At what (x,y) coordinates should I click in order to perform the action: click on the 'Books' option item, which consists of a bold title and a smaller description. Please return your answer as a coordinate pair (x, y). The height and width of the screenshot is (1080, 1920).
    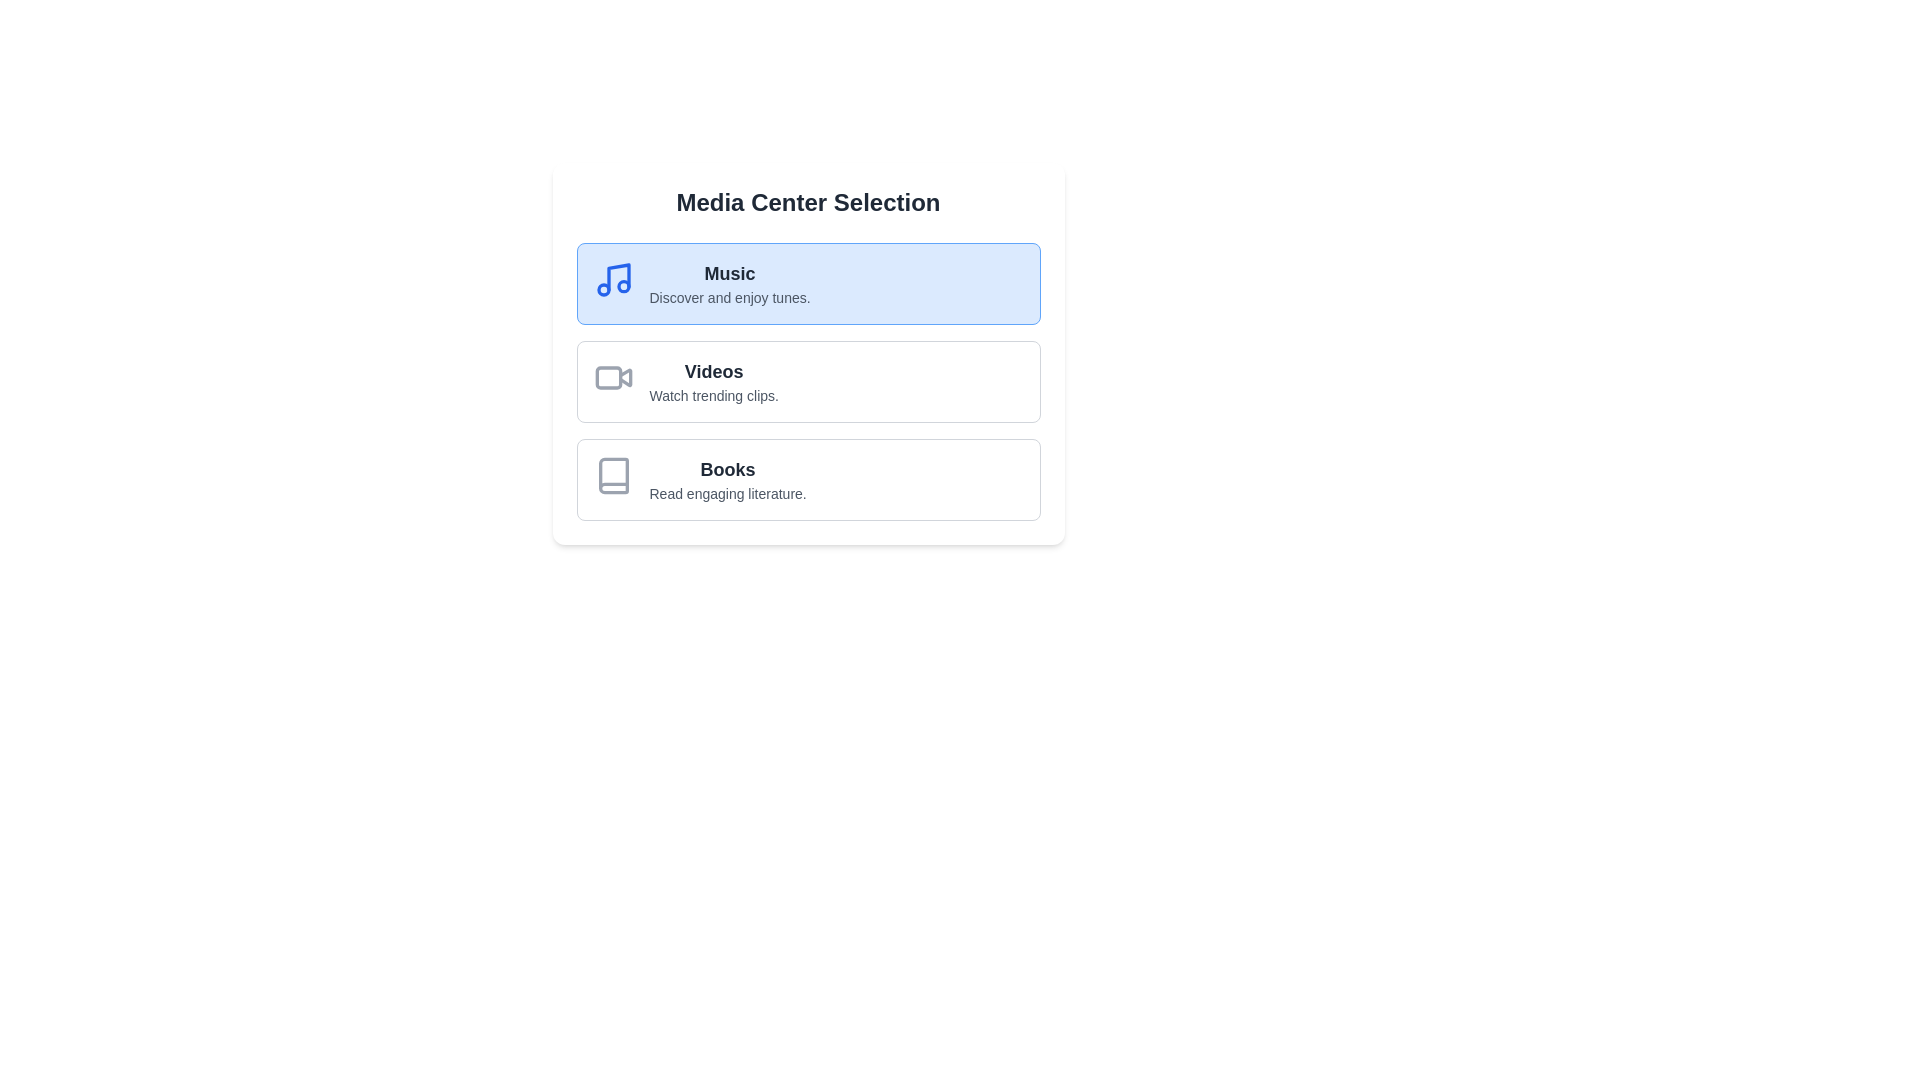
    Looking at the image, I should click on (727, 479).